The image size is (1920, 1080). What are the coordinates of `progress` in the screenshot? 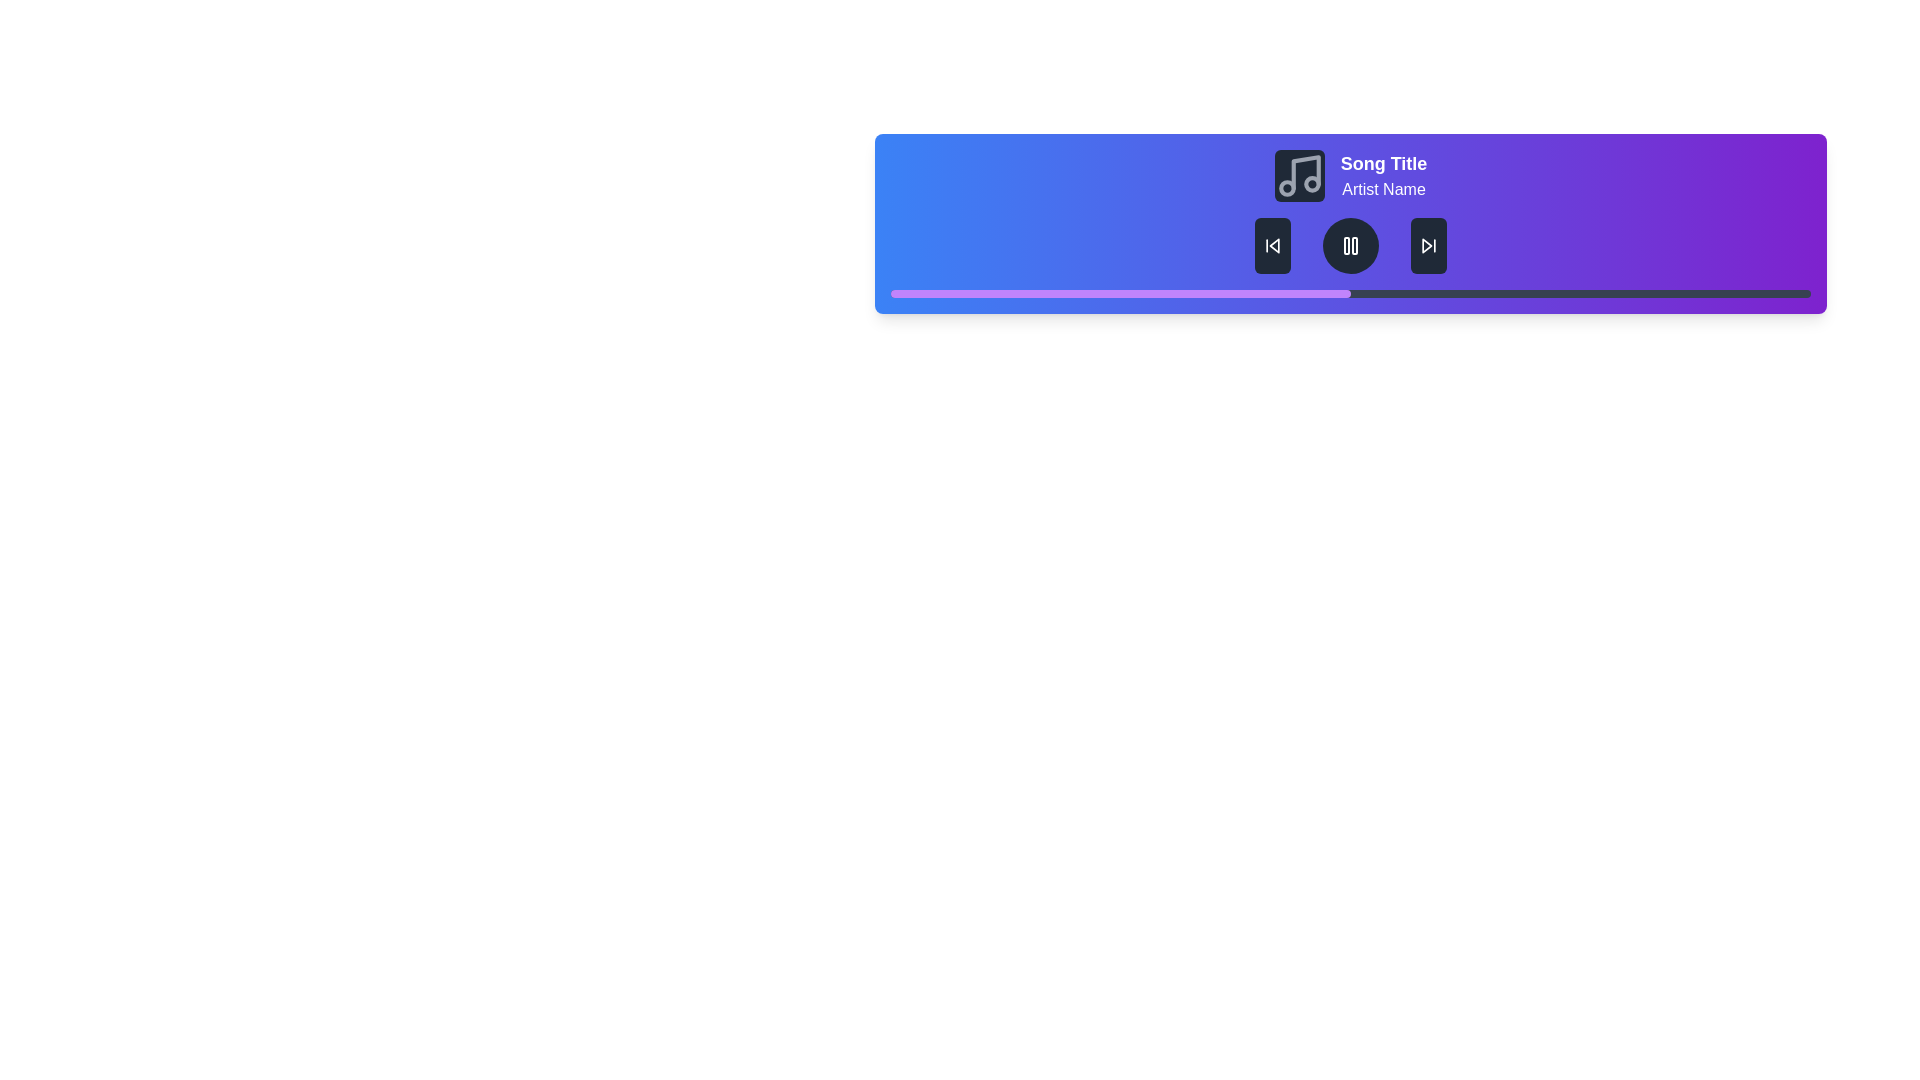 It's located at (1516, 293).